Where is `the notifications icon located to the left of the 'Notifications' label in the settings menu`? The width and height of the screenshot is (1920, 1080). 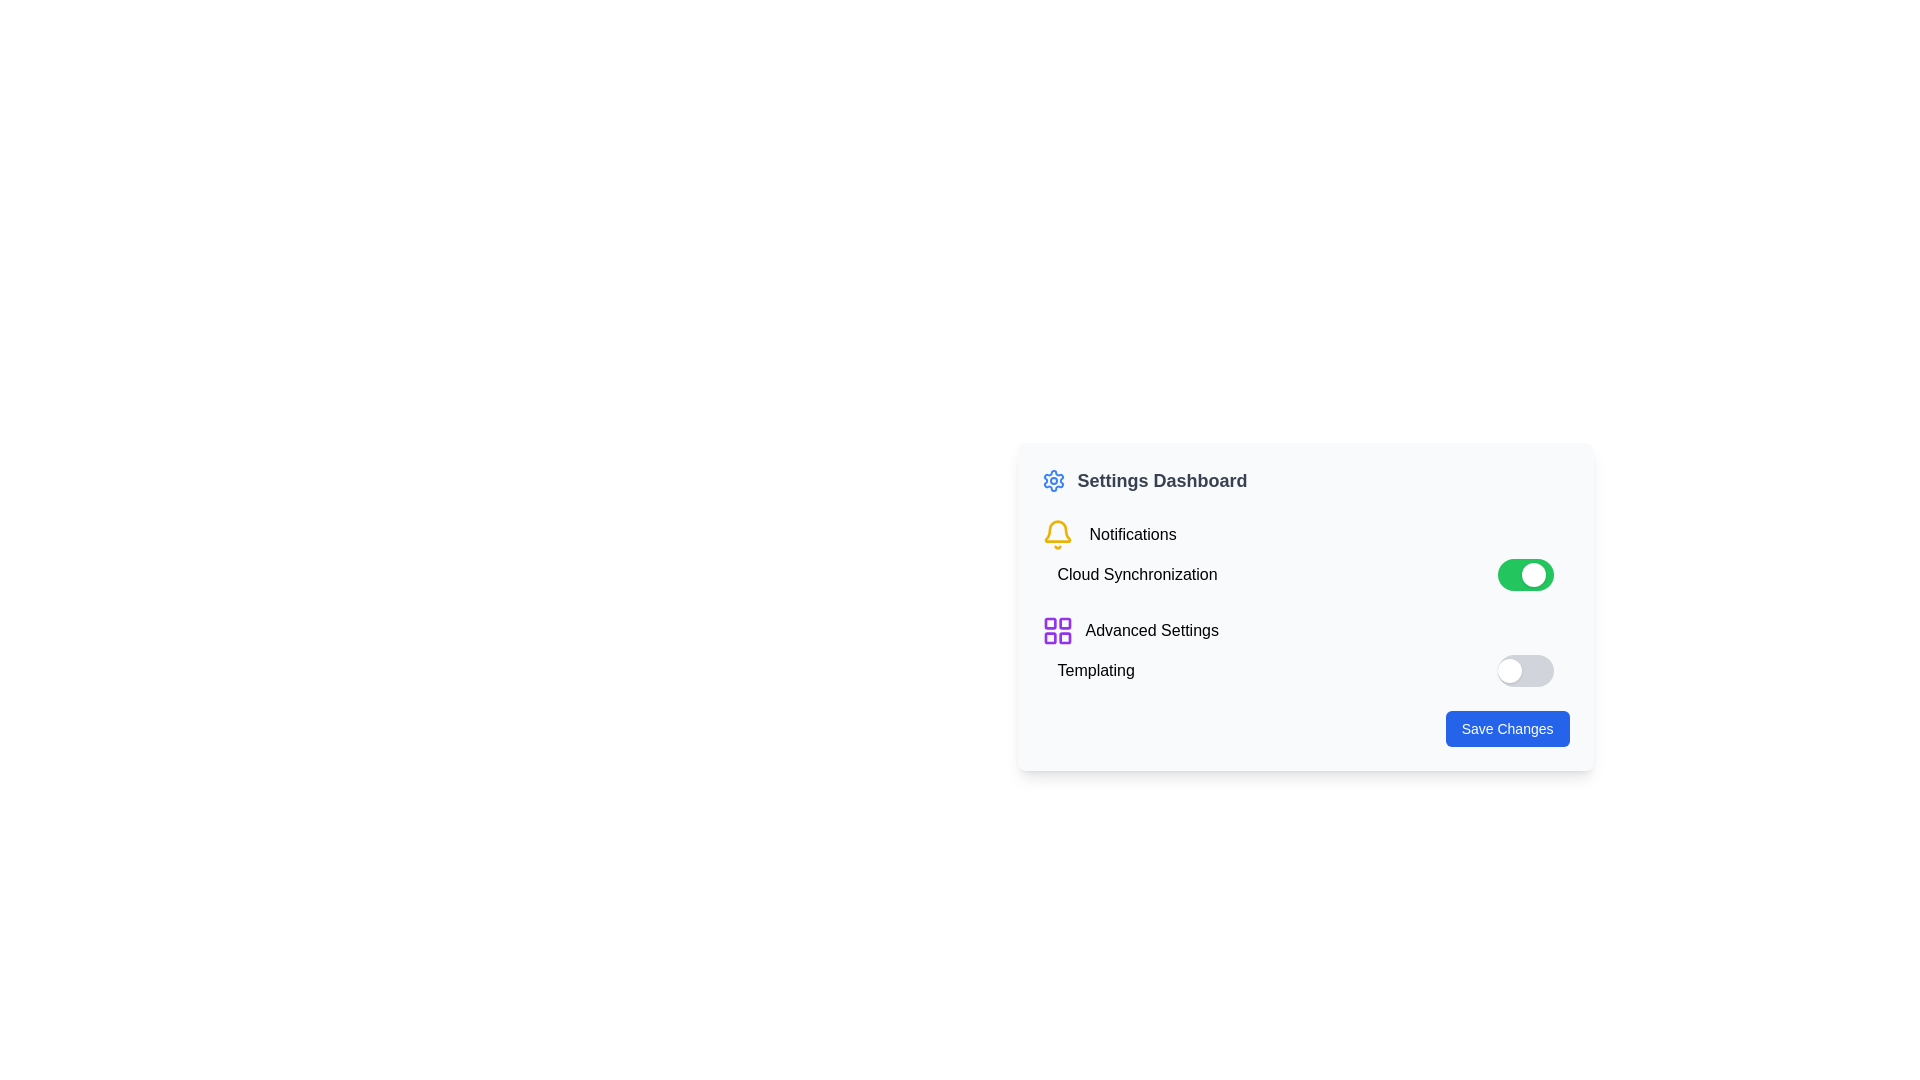 the notifications icon located to the left of the 'Notifications' label in the settings menu is located at coordinates (1056, 534).